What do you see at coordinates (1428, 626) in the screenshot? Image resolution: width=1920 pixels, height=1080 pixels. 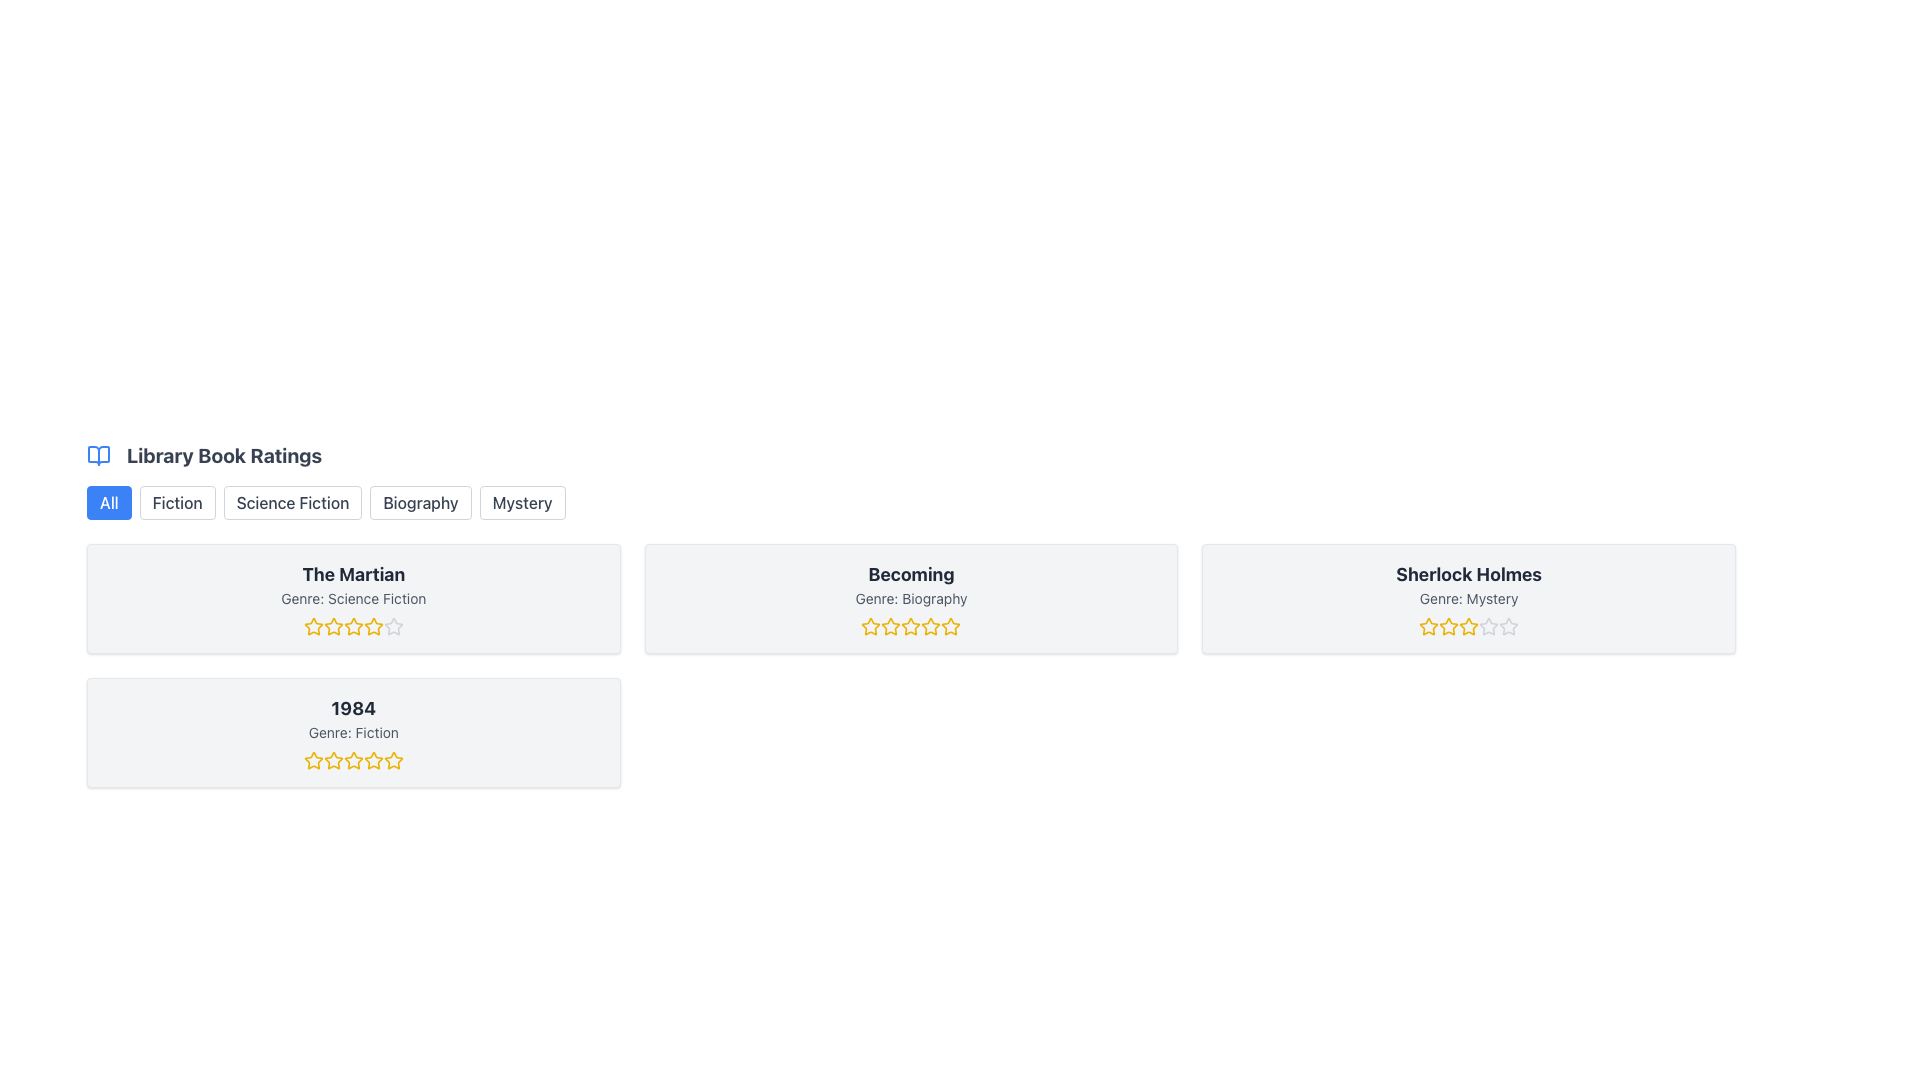 I see `the highlighted yellow star icon for the book 'Sherlock Holmes' in the 'Genre: Mystery' section` at bounding box center [1428, 626].